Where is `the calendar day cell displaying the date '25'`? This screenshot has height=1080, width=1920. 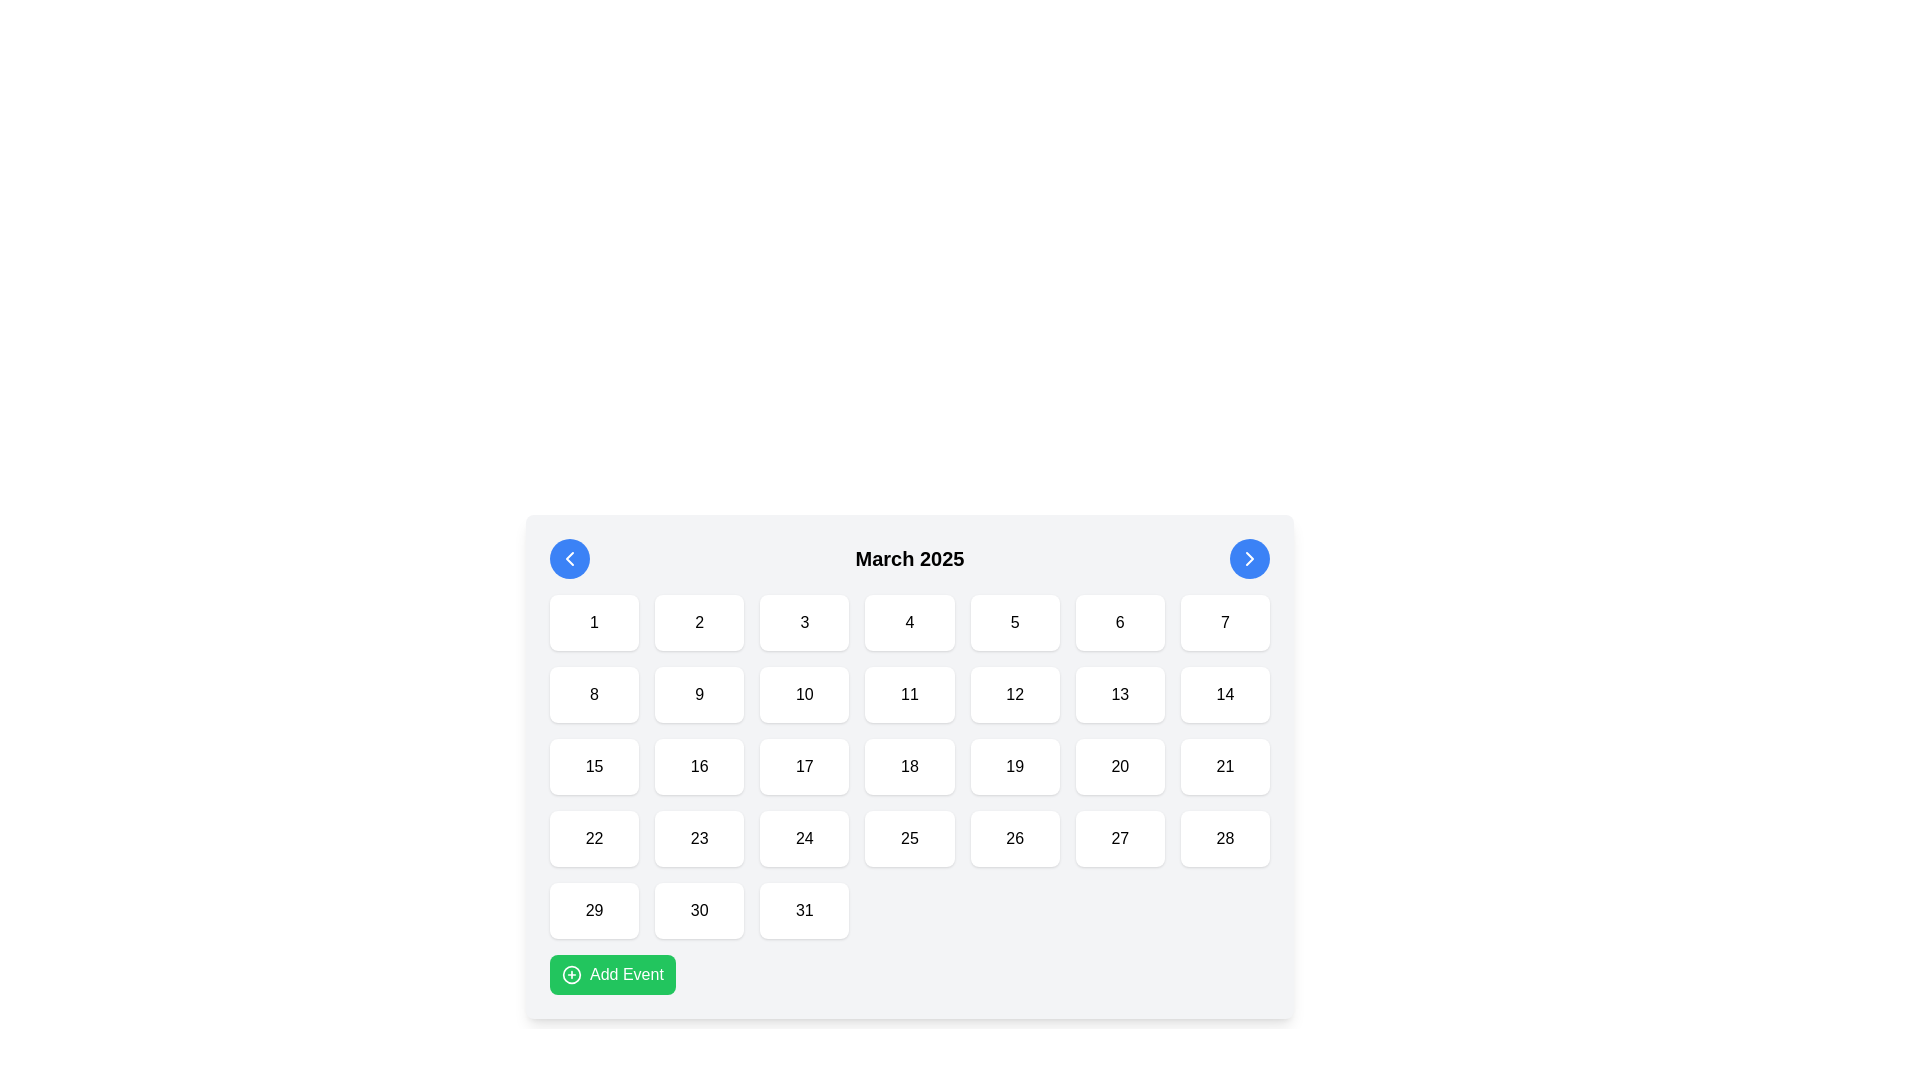 the calendar day cell displaying the date '25' is located at coordinates (909, 839).